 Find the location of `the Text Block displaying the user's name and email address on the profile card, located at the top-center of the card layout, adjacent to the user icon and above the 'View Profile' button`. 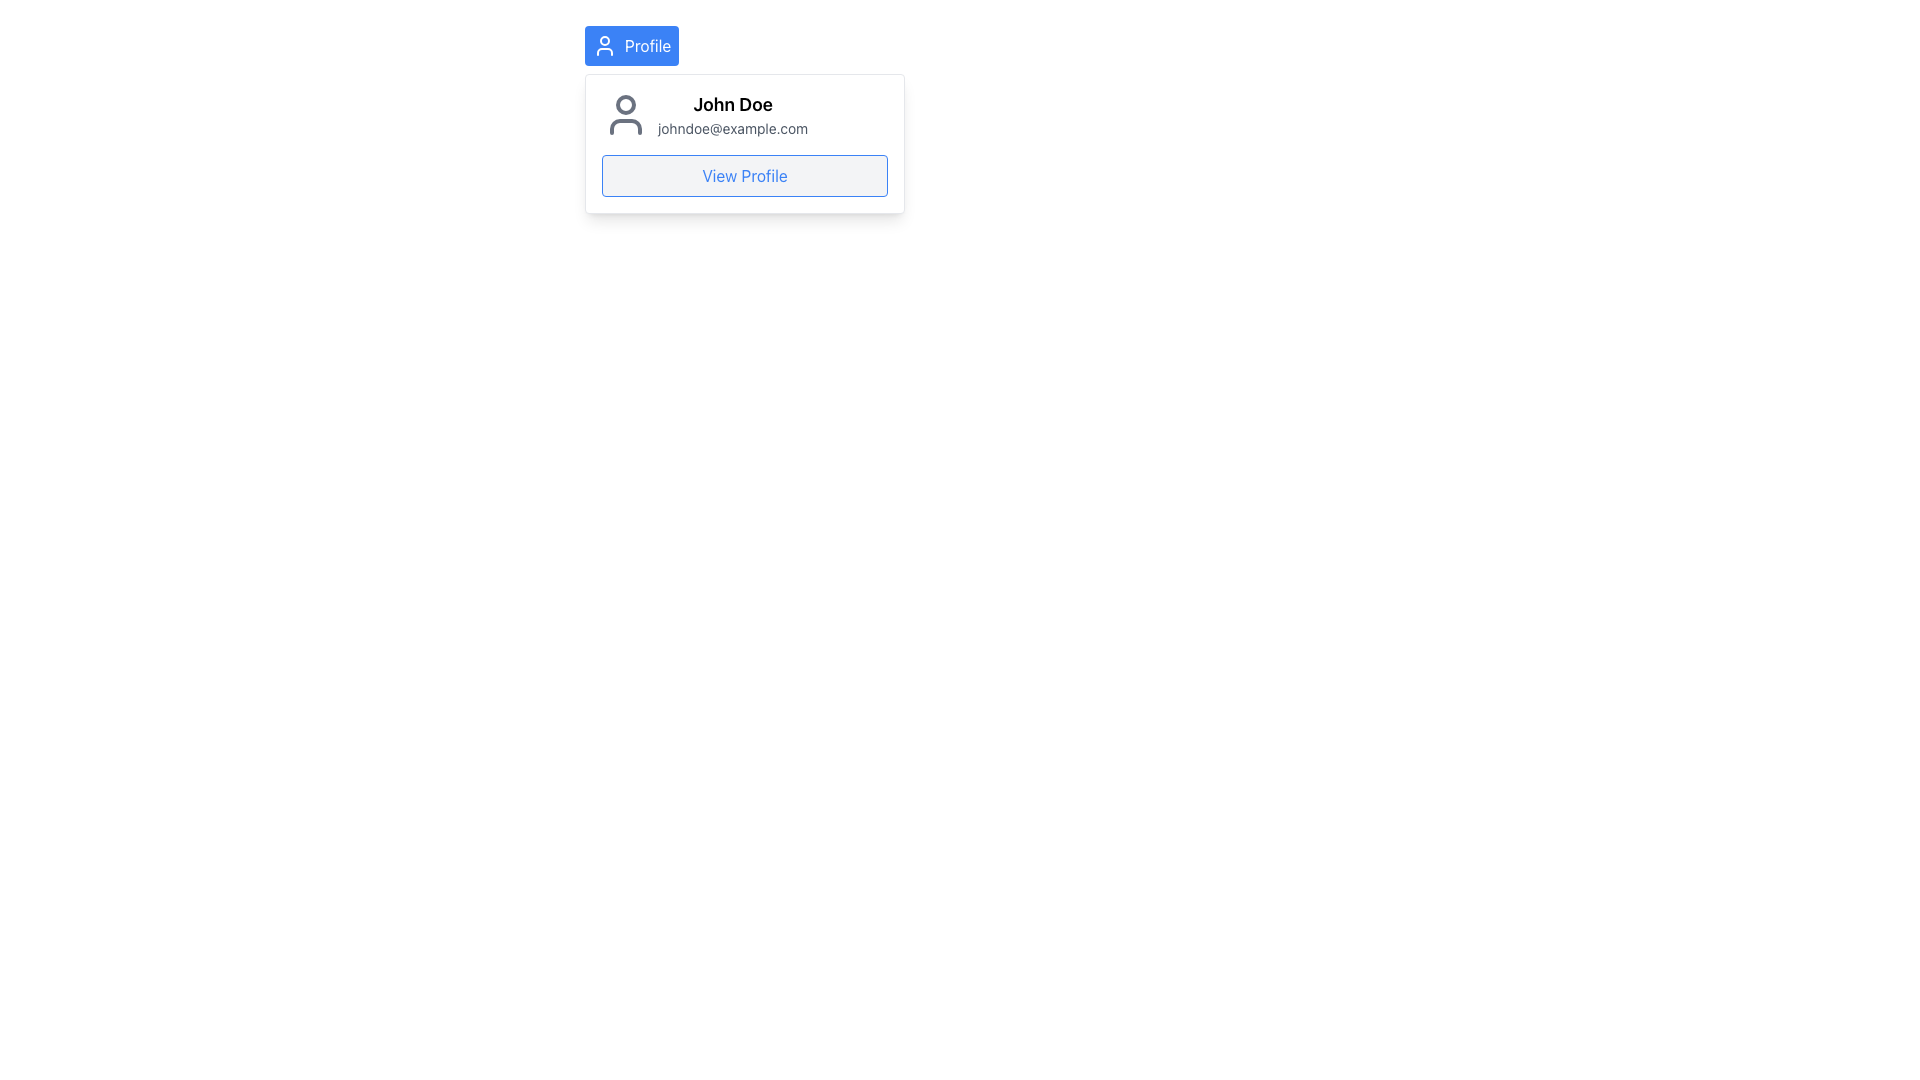

the Text Block displaying the user's name and email address on the profile card, located at the top-center of the card layout, adjacent to the user icon and above the 'View Profile' button is located at coordinates (732, 115).